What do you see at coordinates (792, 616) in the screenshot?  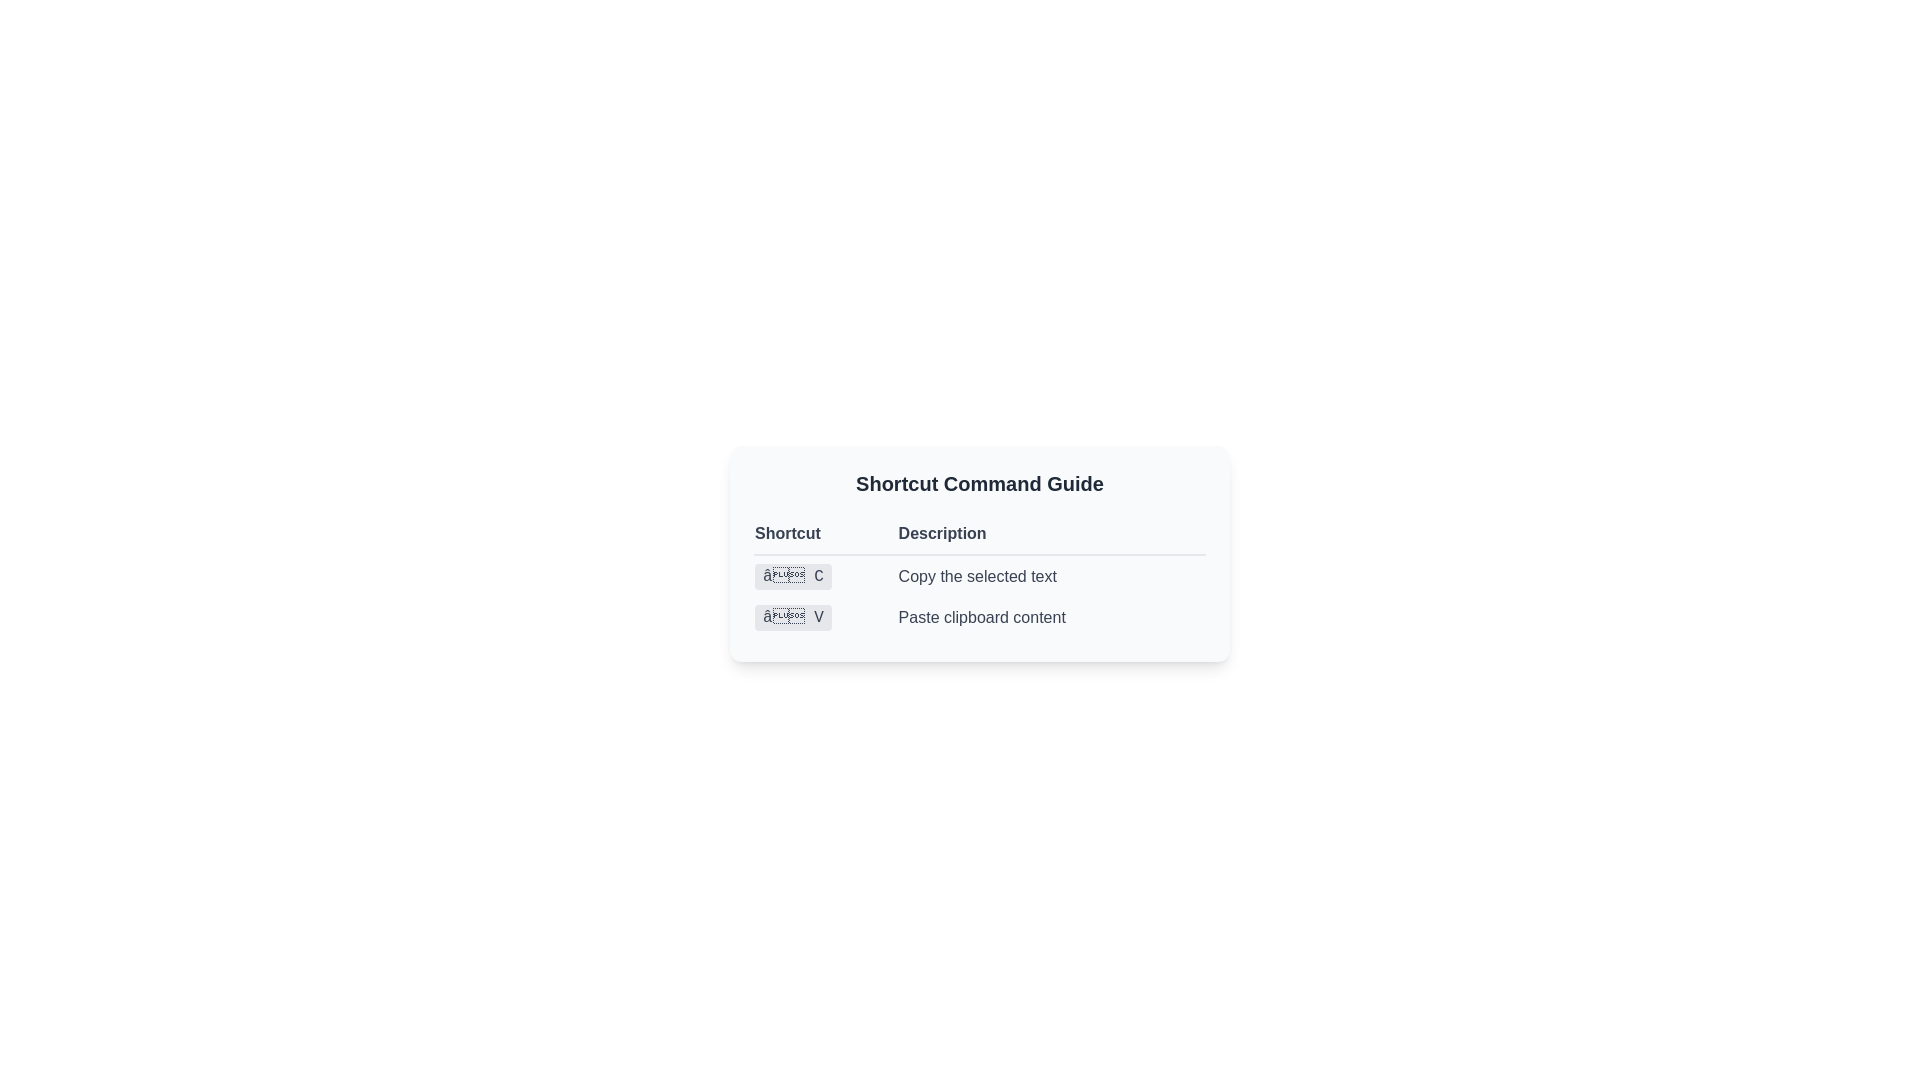 I see `the static text element that visually indicates the Paste command, located below the 'â⌘ C' element in the shortcut command guide` at bounding box center [792, 616].